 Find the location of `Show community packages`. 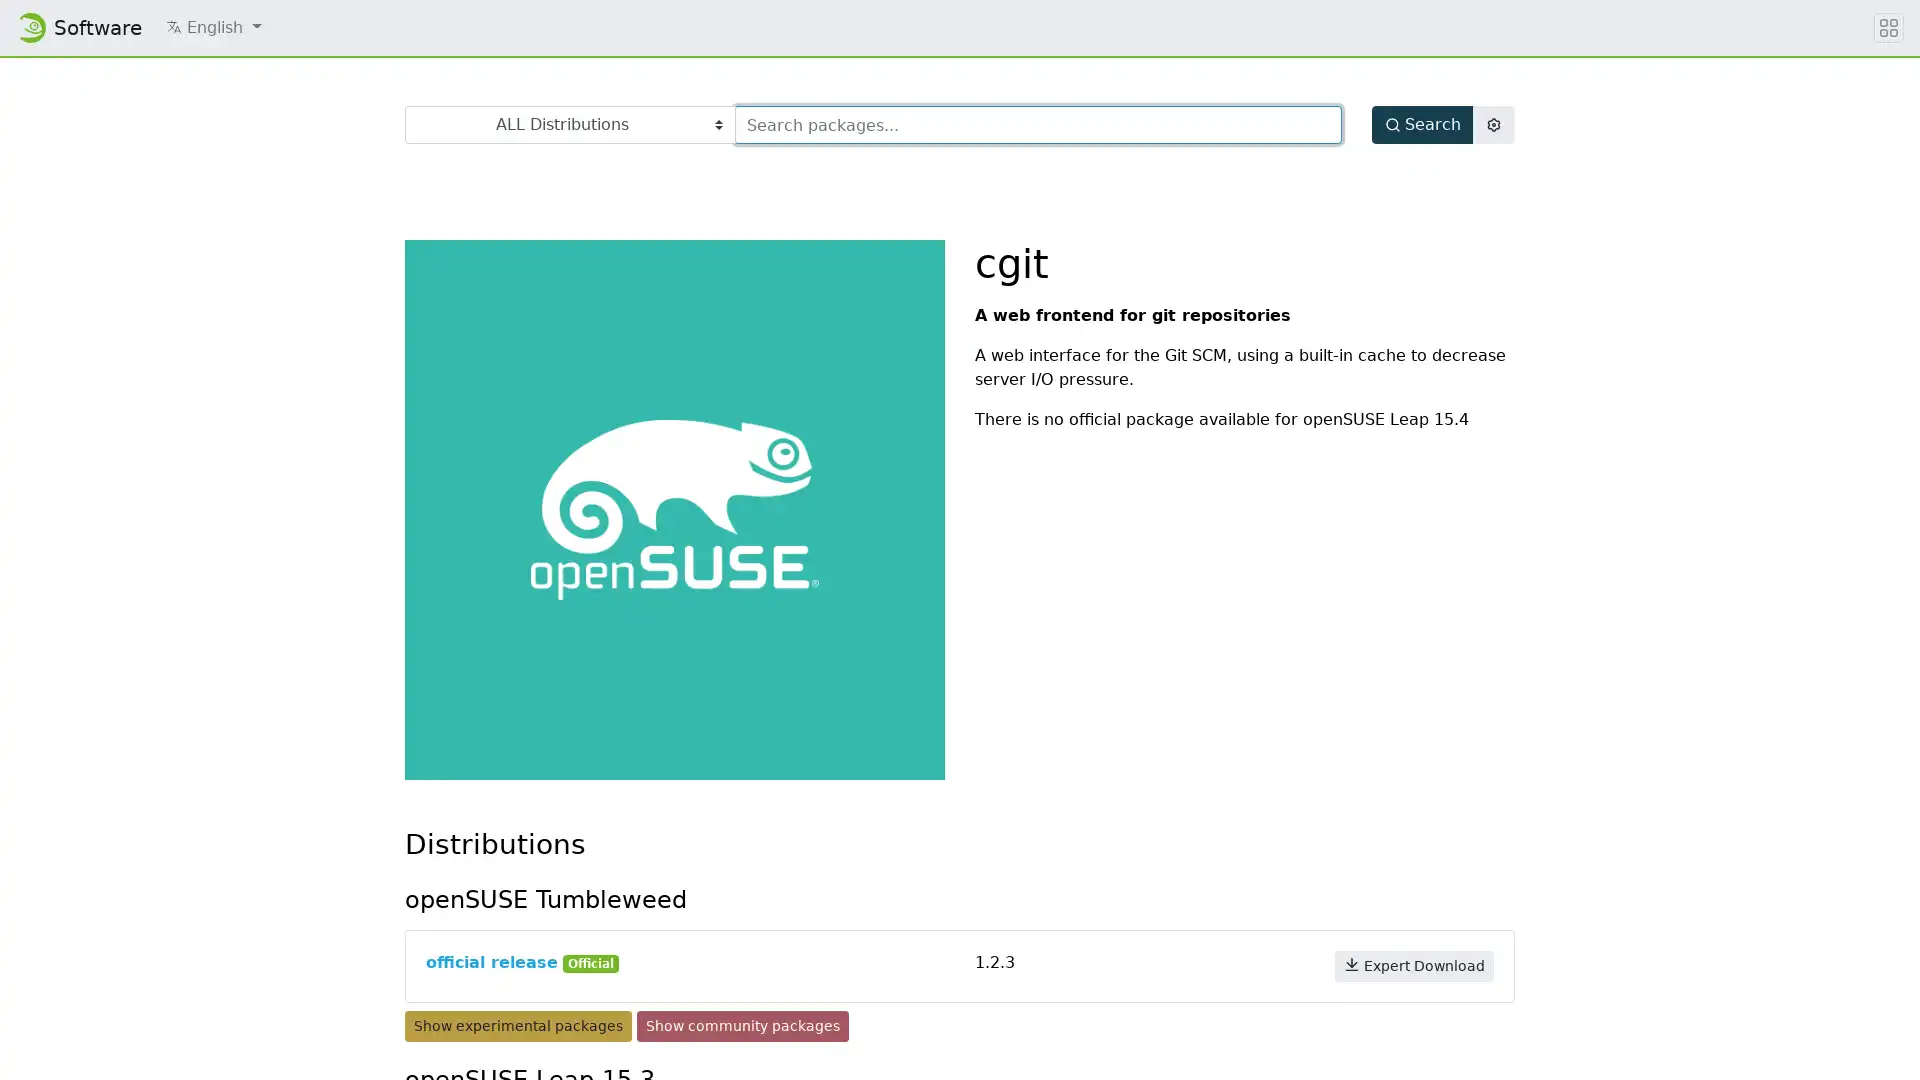

Show community packages is located at coordinates (742, 1026).